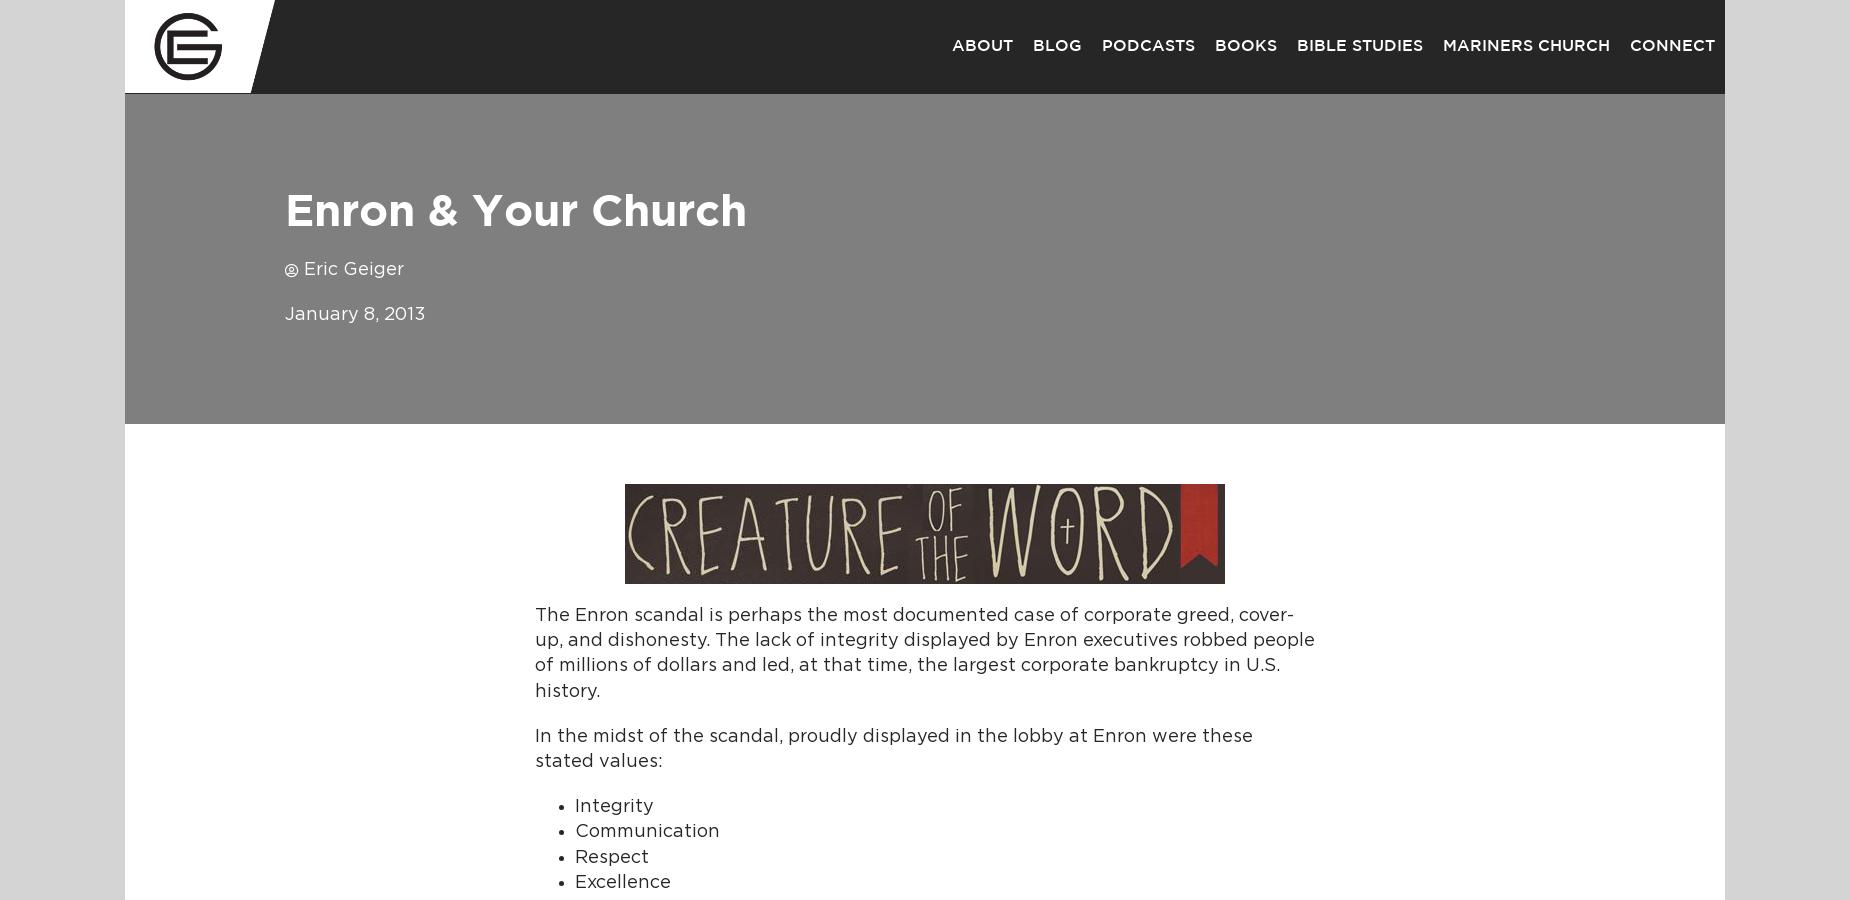 Image resolution: width=1850 pixels, height=900 pixels. Describe the element at coordinates (1630, 45) in the screenshot. I see `'Connect'` at that location.